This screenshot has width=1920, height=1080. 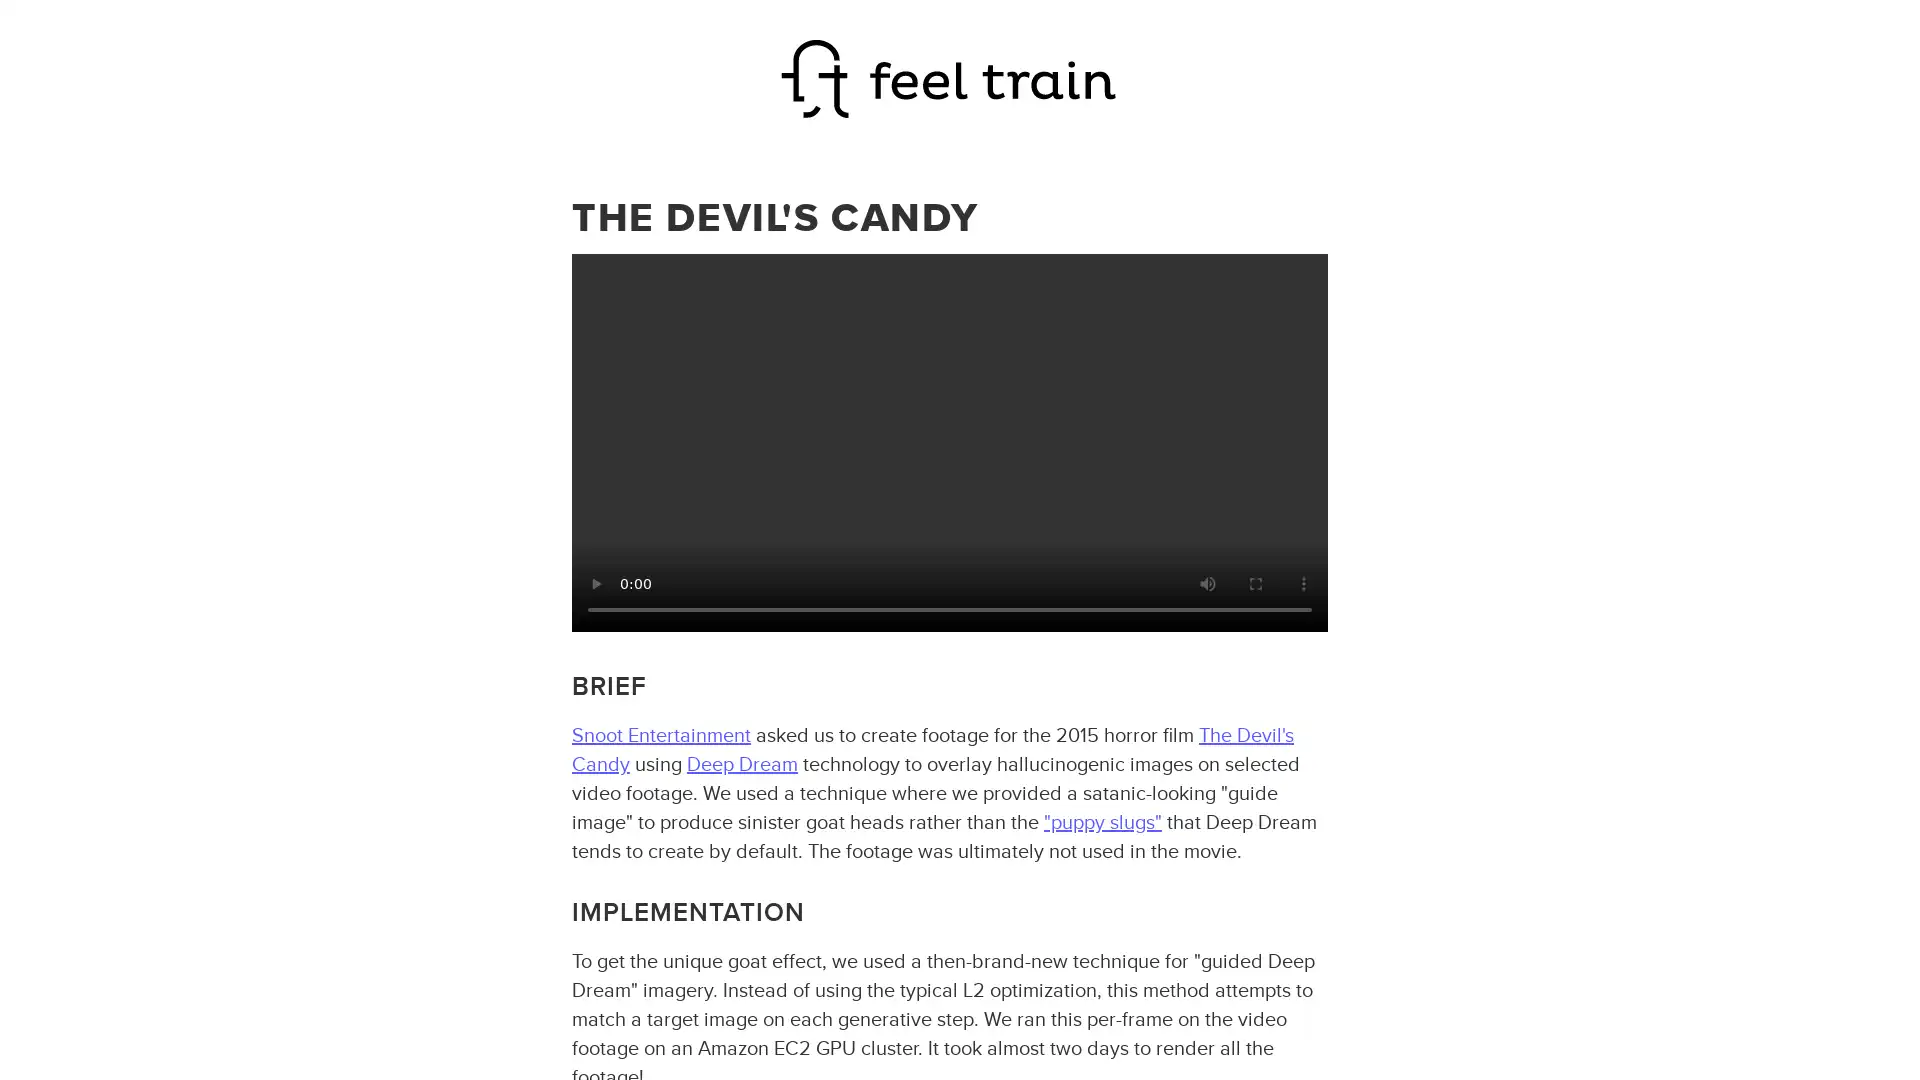 I want to click on play, so click(x=594, y=583).